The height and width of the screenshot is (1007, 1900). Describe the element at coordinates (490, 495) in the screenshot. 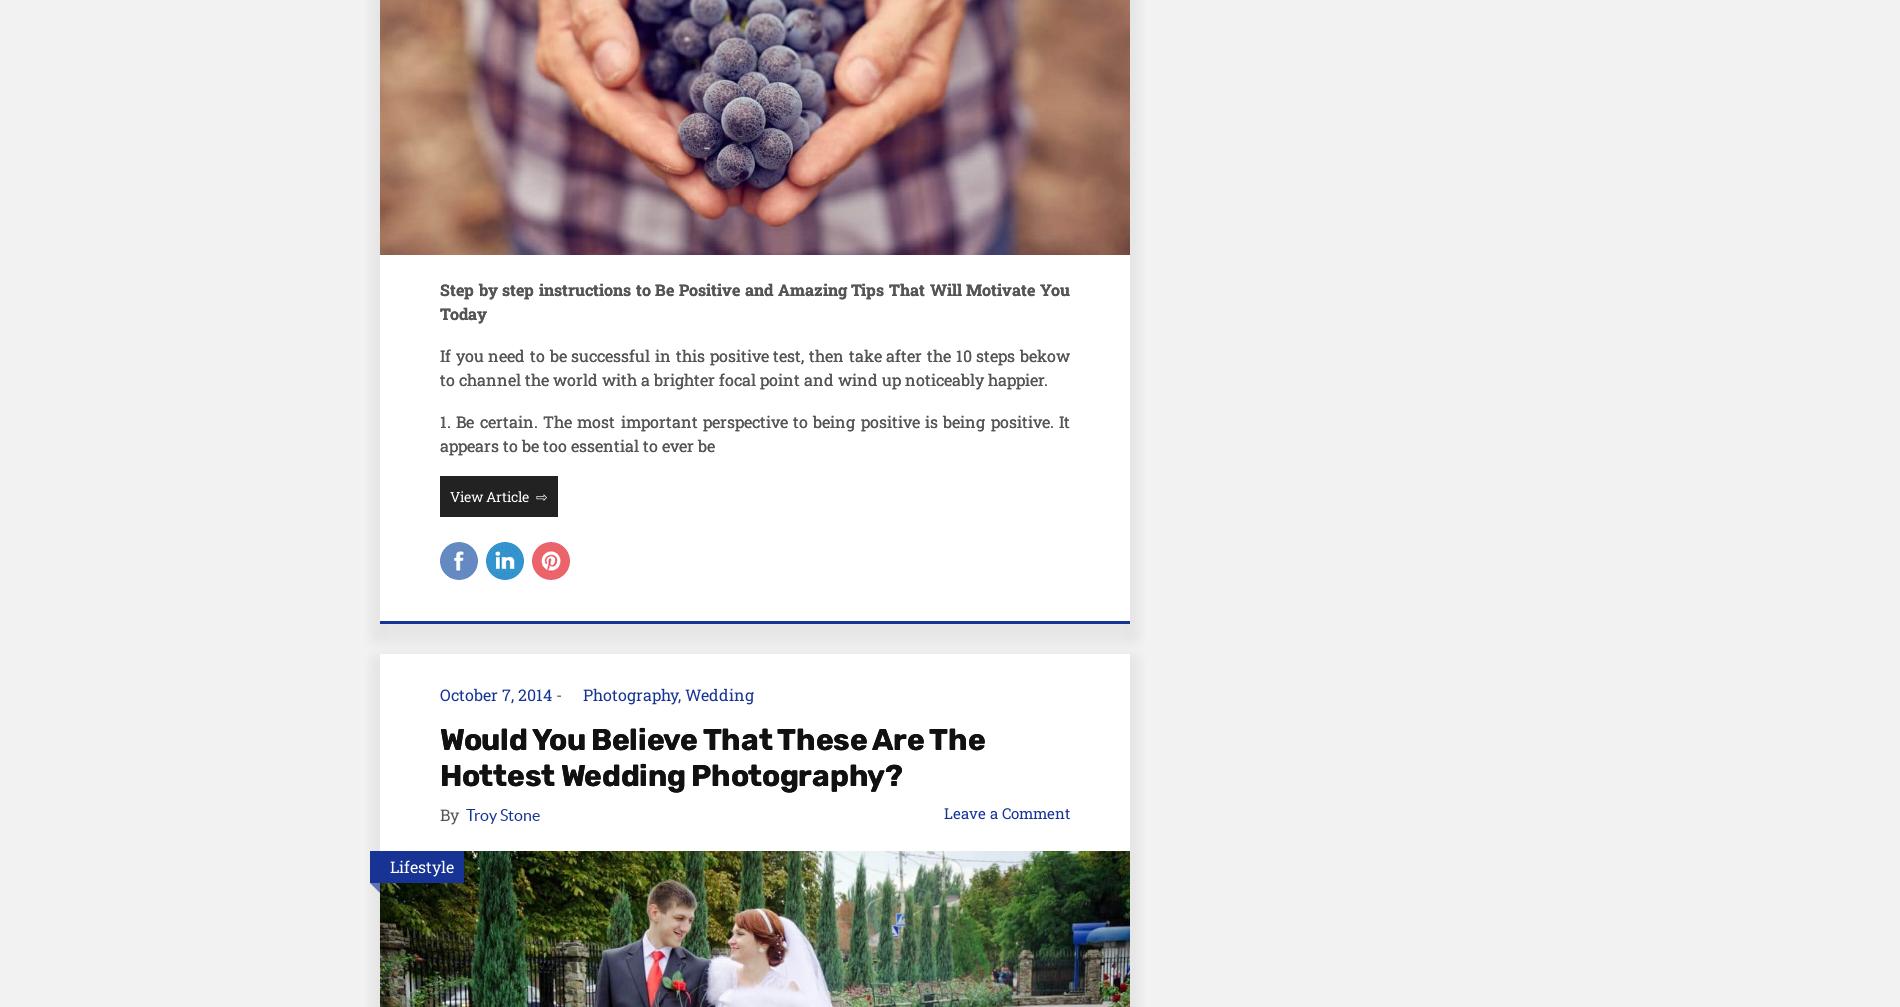

I see `'View Article'` at that location.